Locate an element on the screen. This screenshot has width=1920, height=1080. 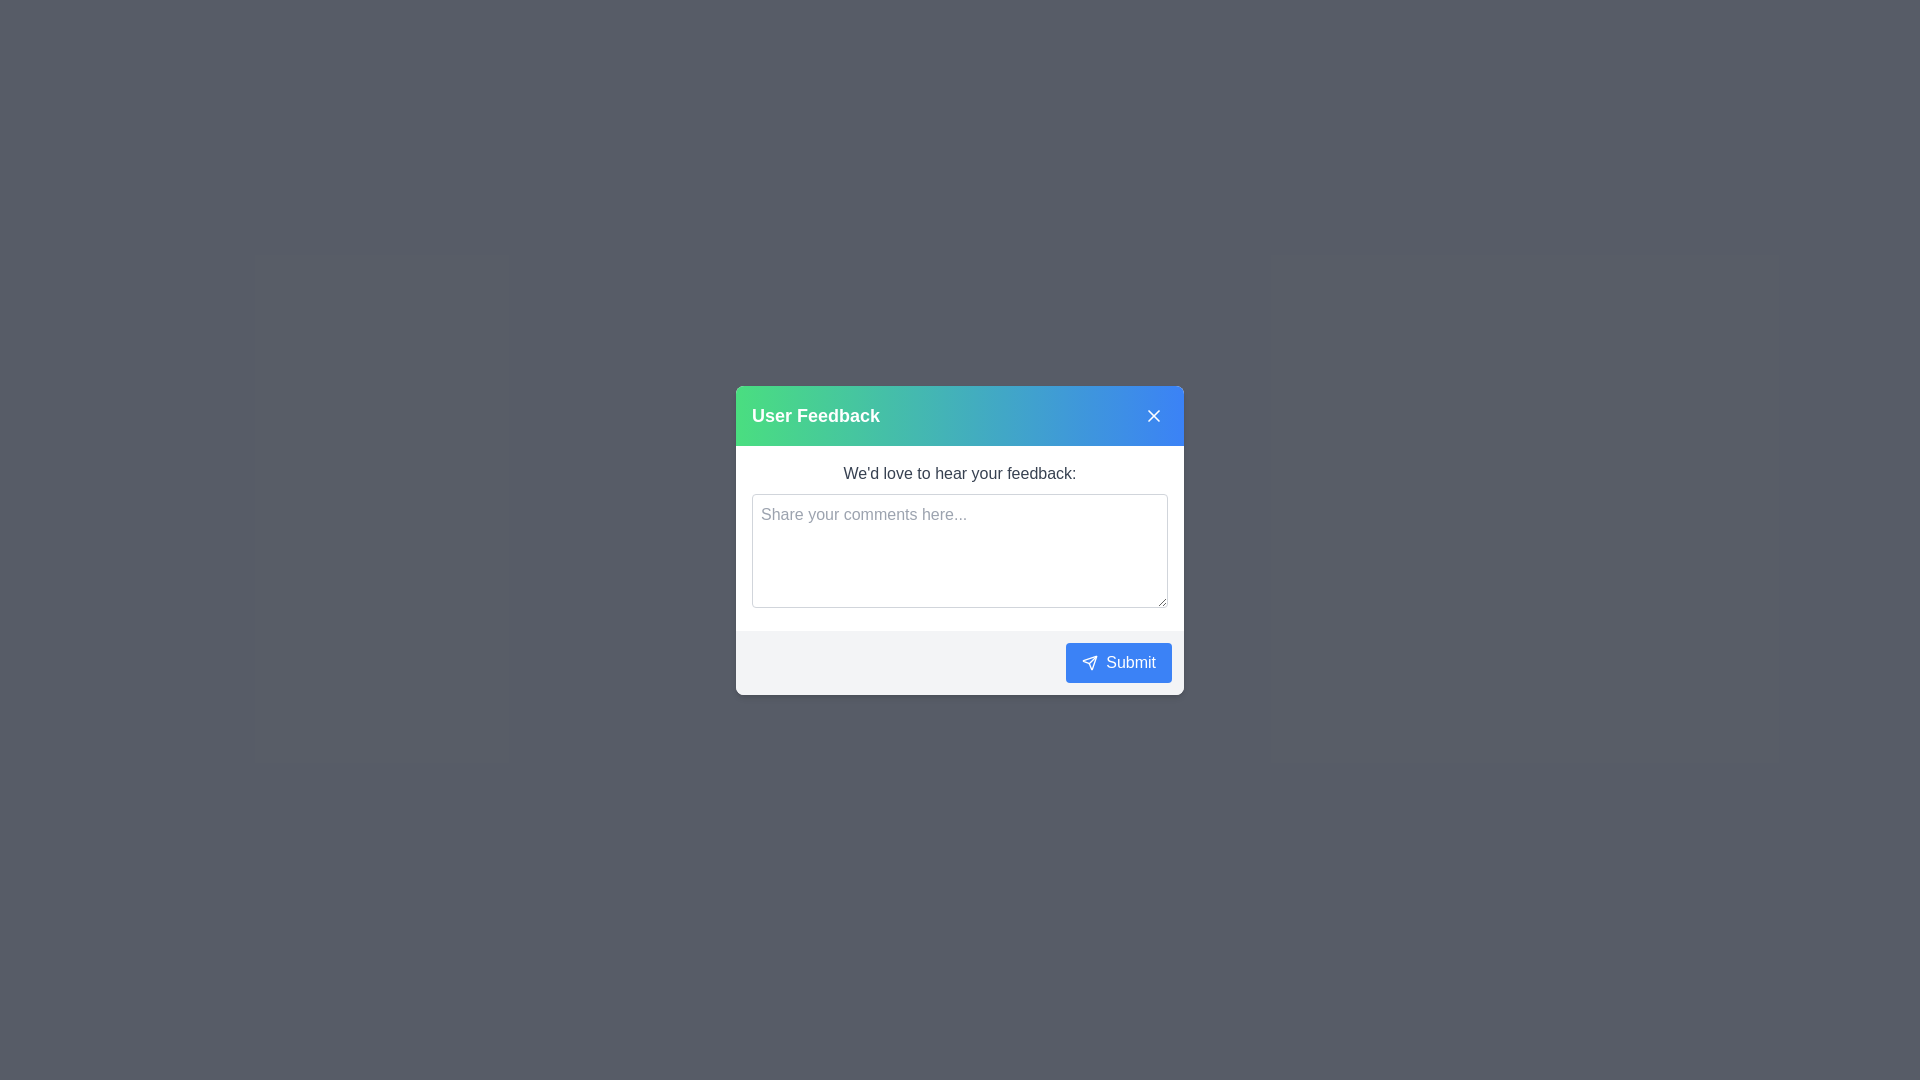
the Text label prompting for user feedback located within the modal dialog box, positioned below the heading 'User Feedback' and above the text input area is located at coordinates (960, 473).